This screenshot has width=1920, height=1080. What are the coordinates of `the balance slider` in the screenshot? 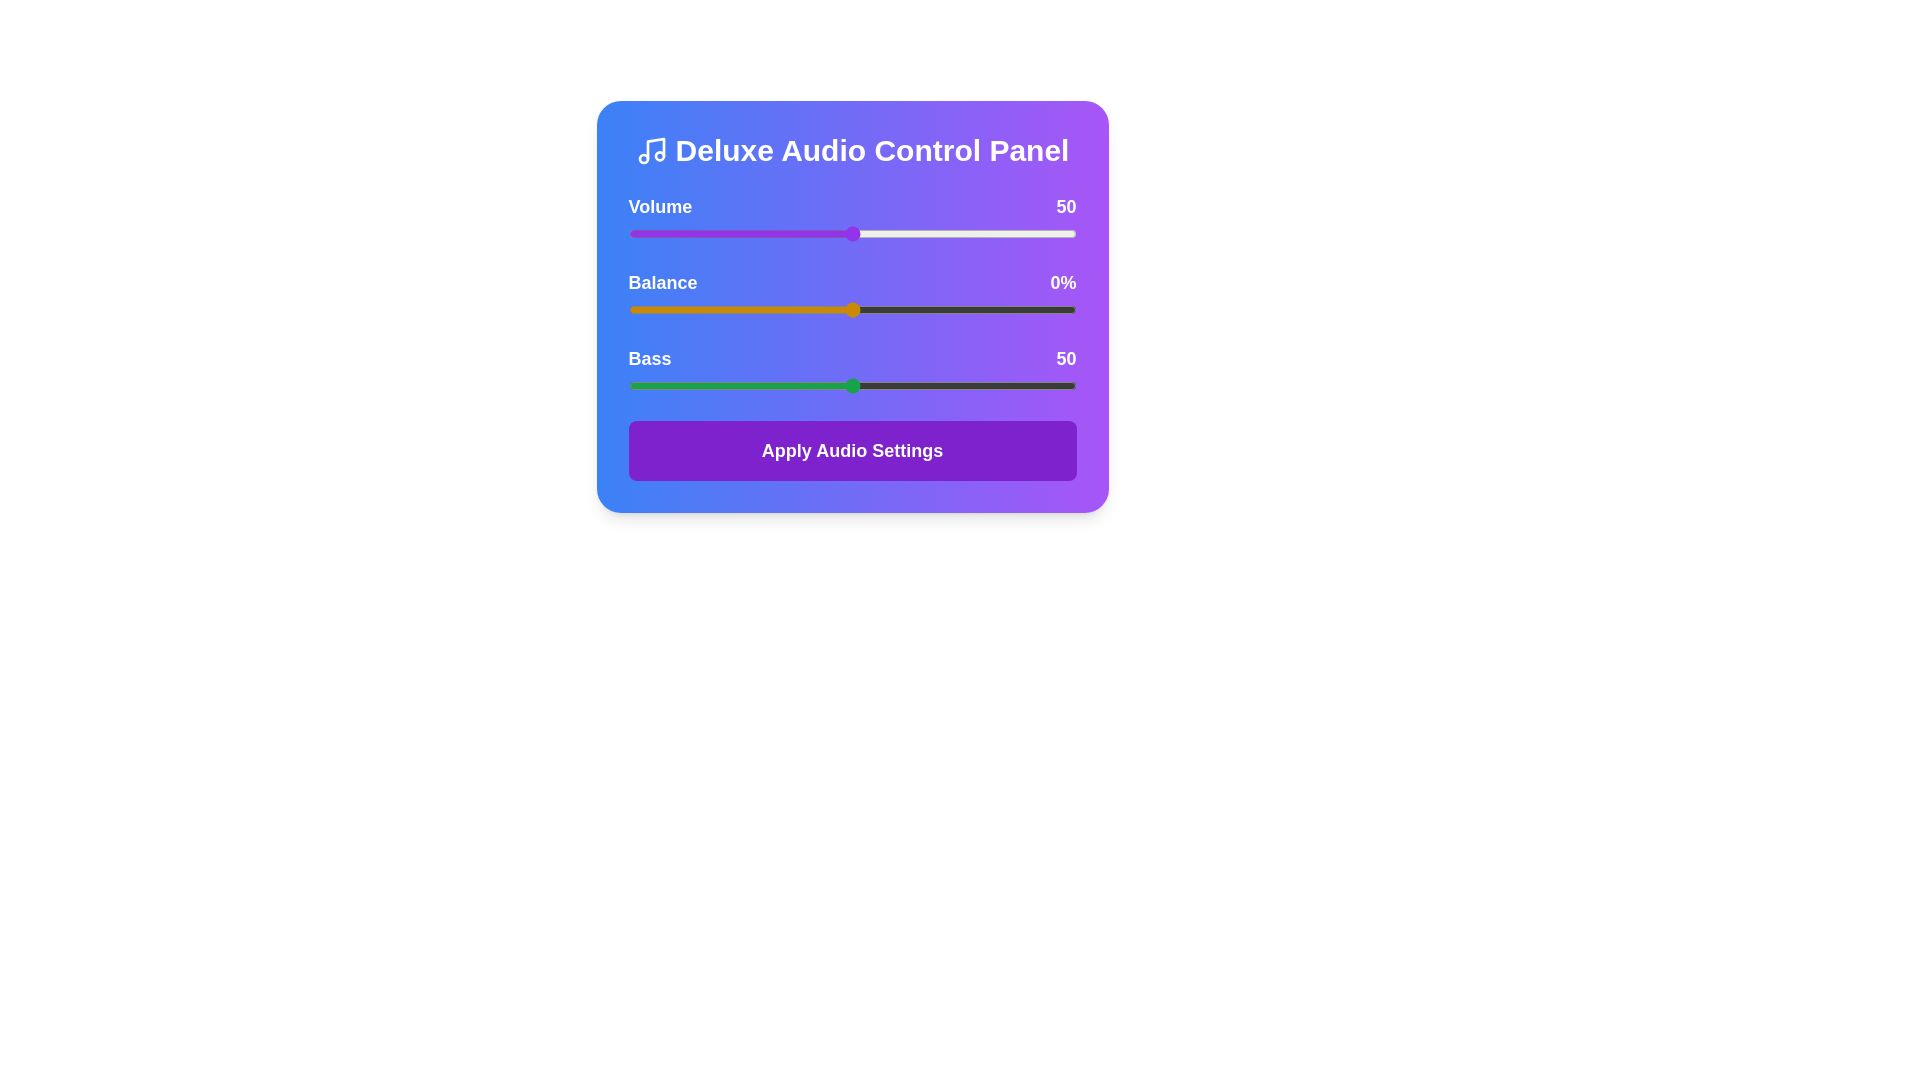 It's located at (821, 309).